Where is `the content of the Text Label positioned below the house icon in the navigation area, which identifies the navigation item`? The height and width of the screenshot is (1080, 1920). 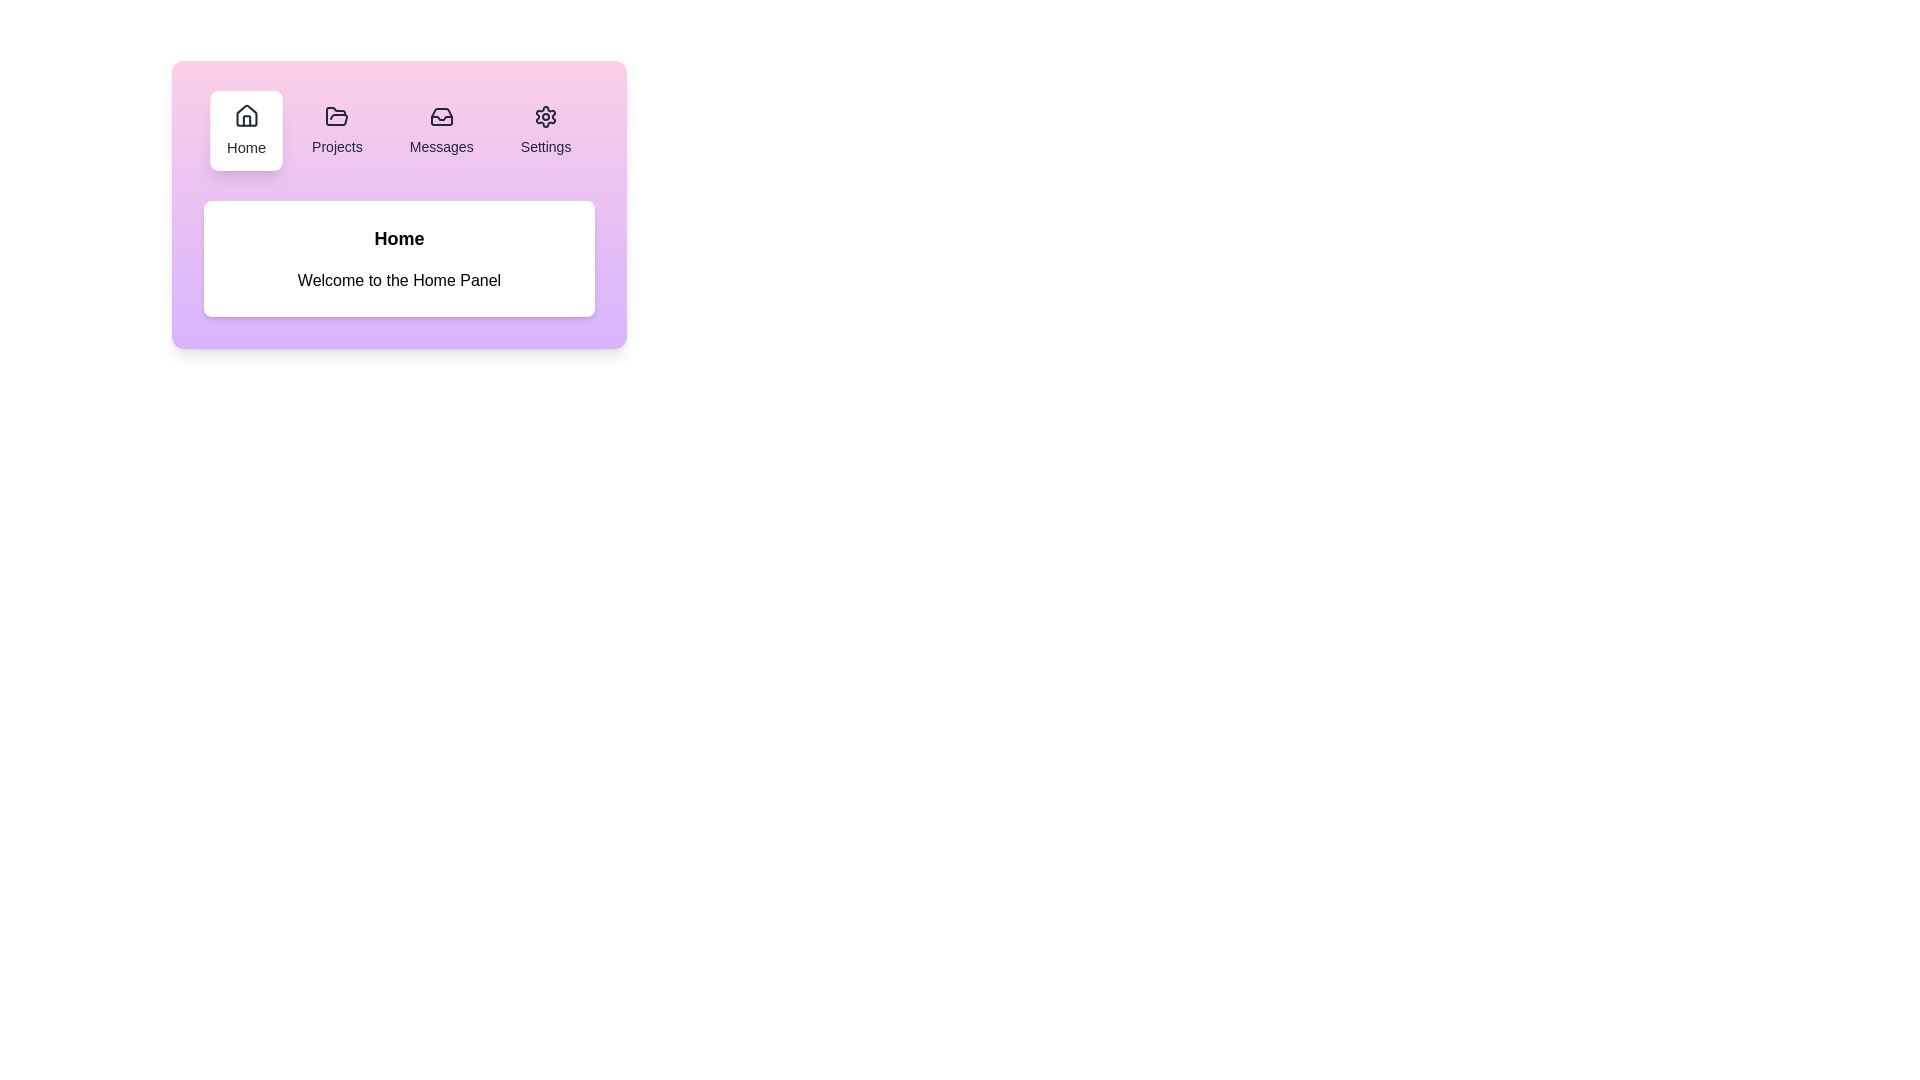 the content of the Text Label positioned below the house icon in the navigation area, which identifies the navigation item is located at coordinates (245, 146).